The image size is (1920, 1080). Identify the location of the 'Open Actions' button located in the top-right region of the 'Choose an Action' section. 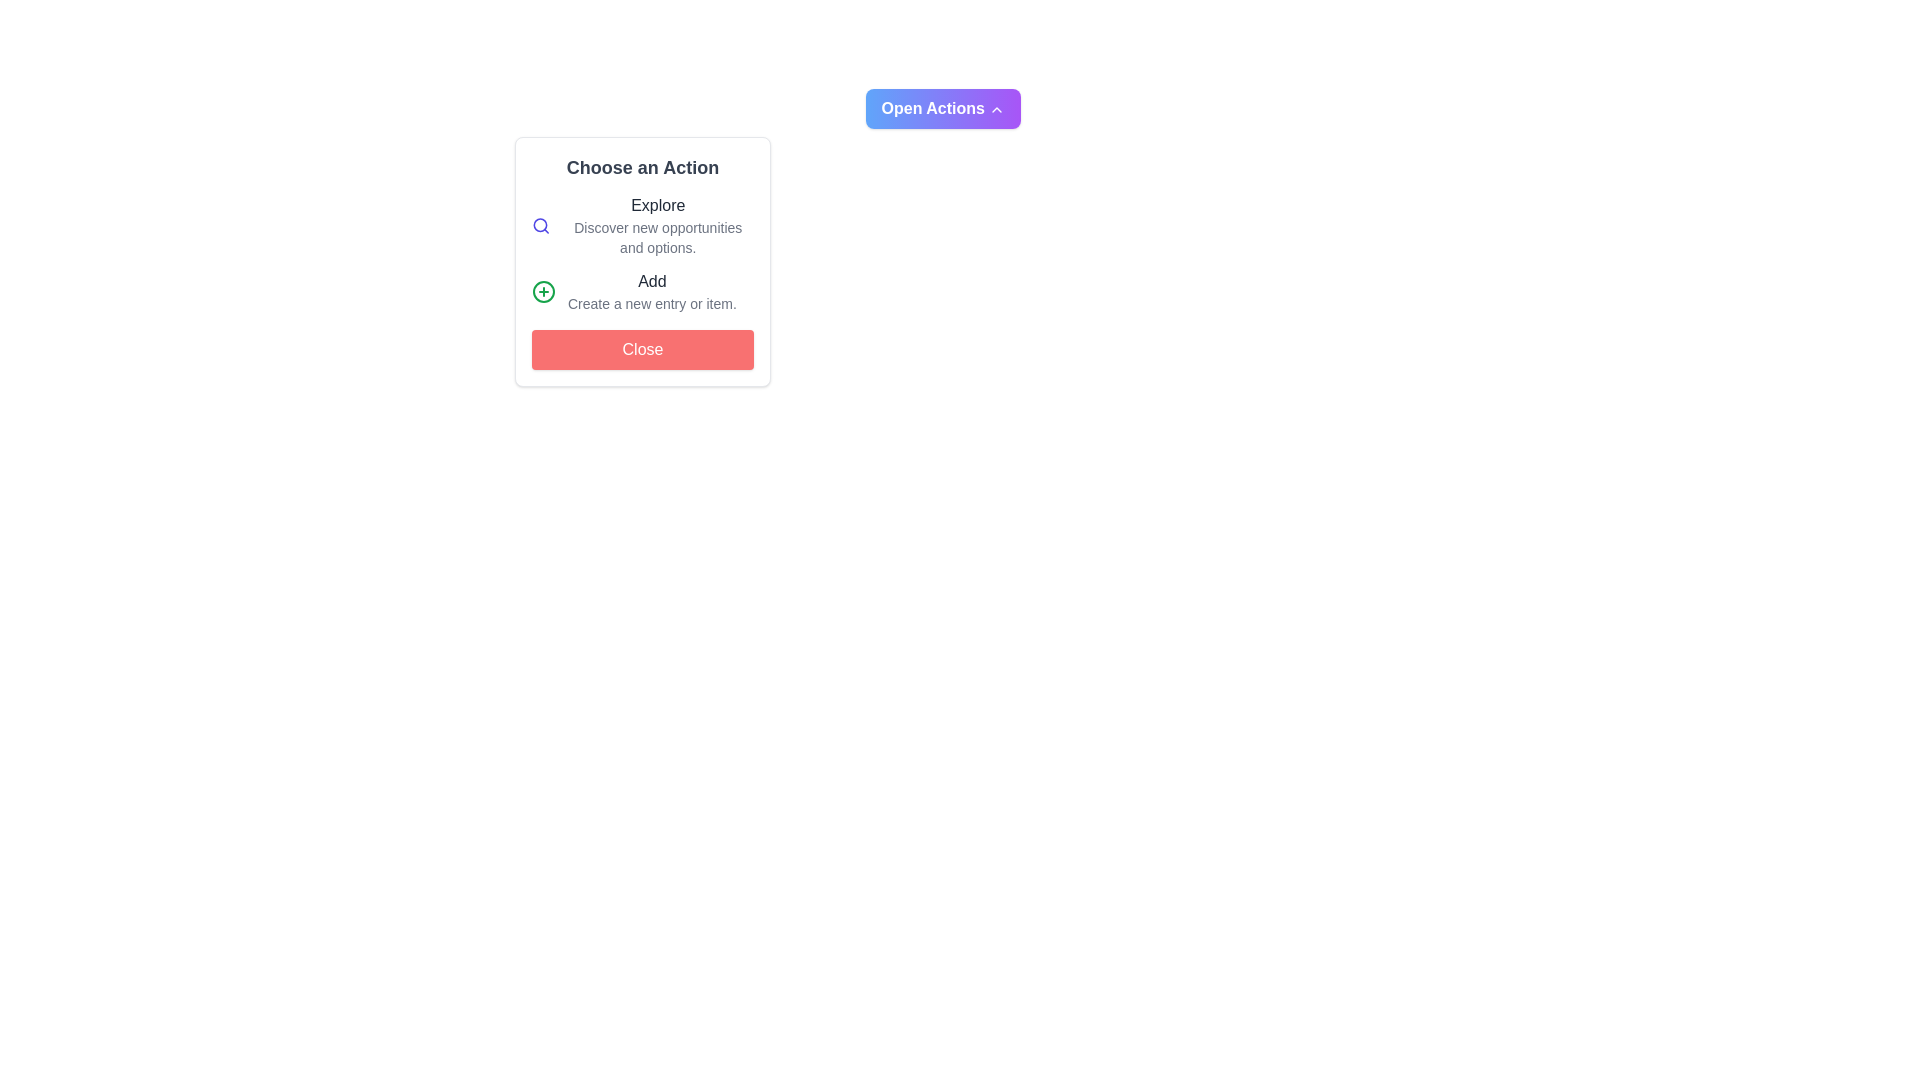
(942, 108).